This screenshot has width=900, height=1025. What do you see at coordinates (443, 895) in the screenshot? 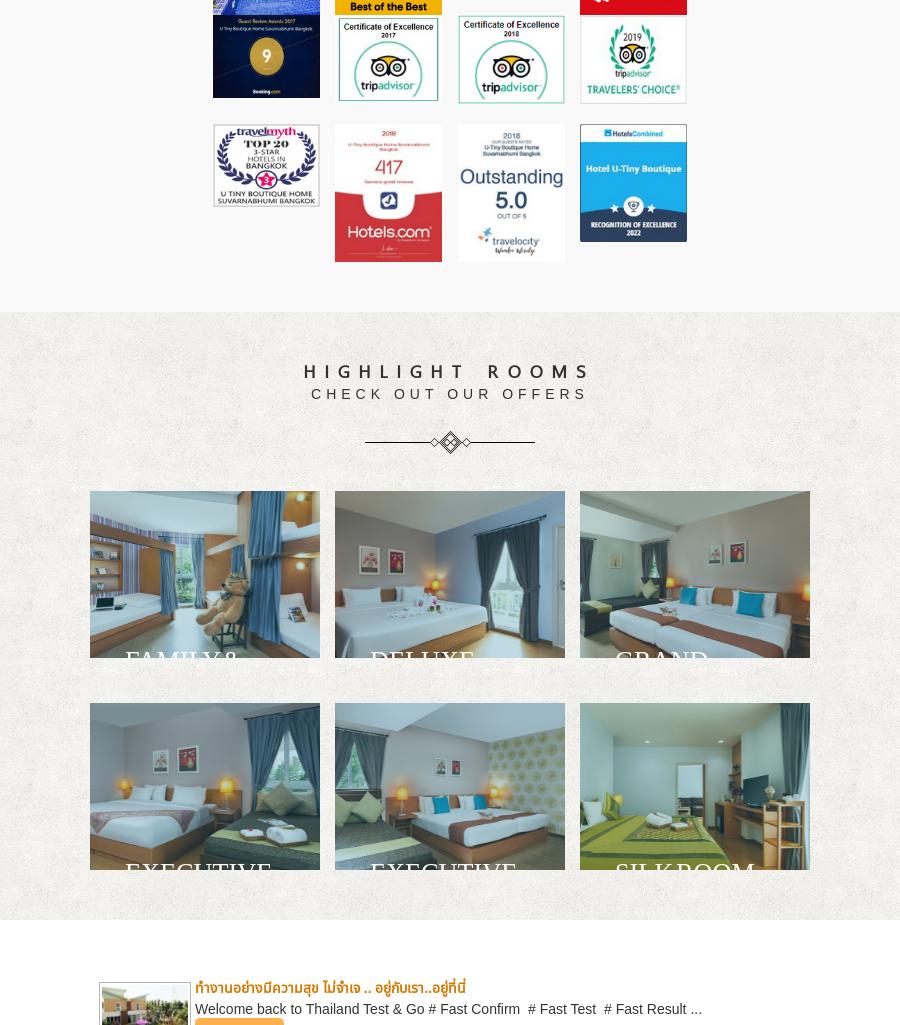
I see `'EXECUTIVE GARDEN ACCESS'` at bounding box center [443, 895].